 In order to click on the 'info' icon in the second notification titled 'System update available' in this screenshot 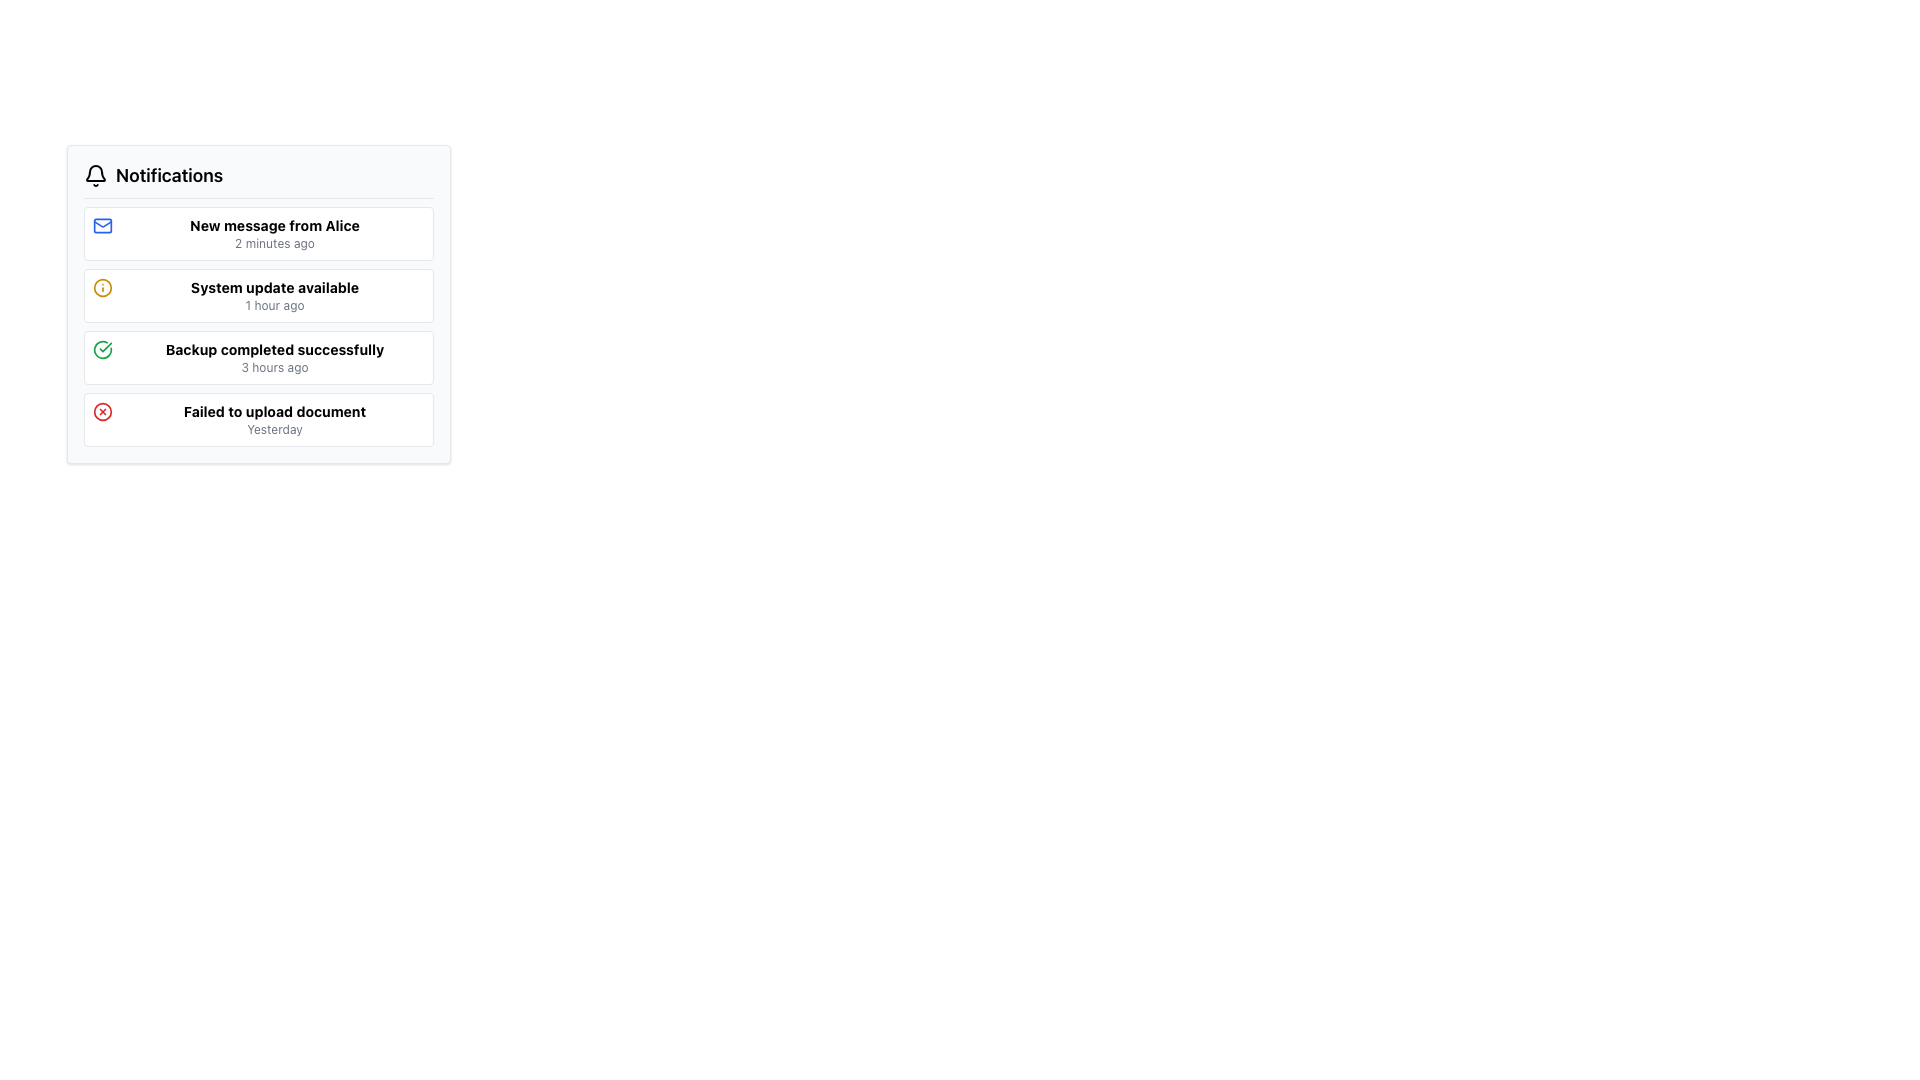, I will do `click(101, 288)`.